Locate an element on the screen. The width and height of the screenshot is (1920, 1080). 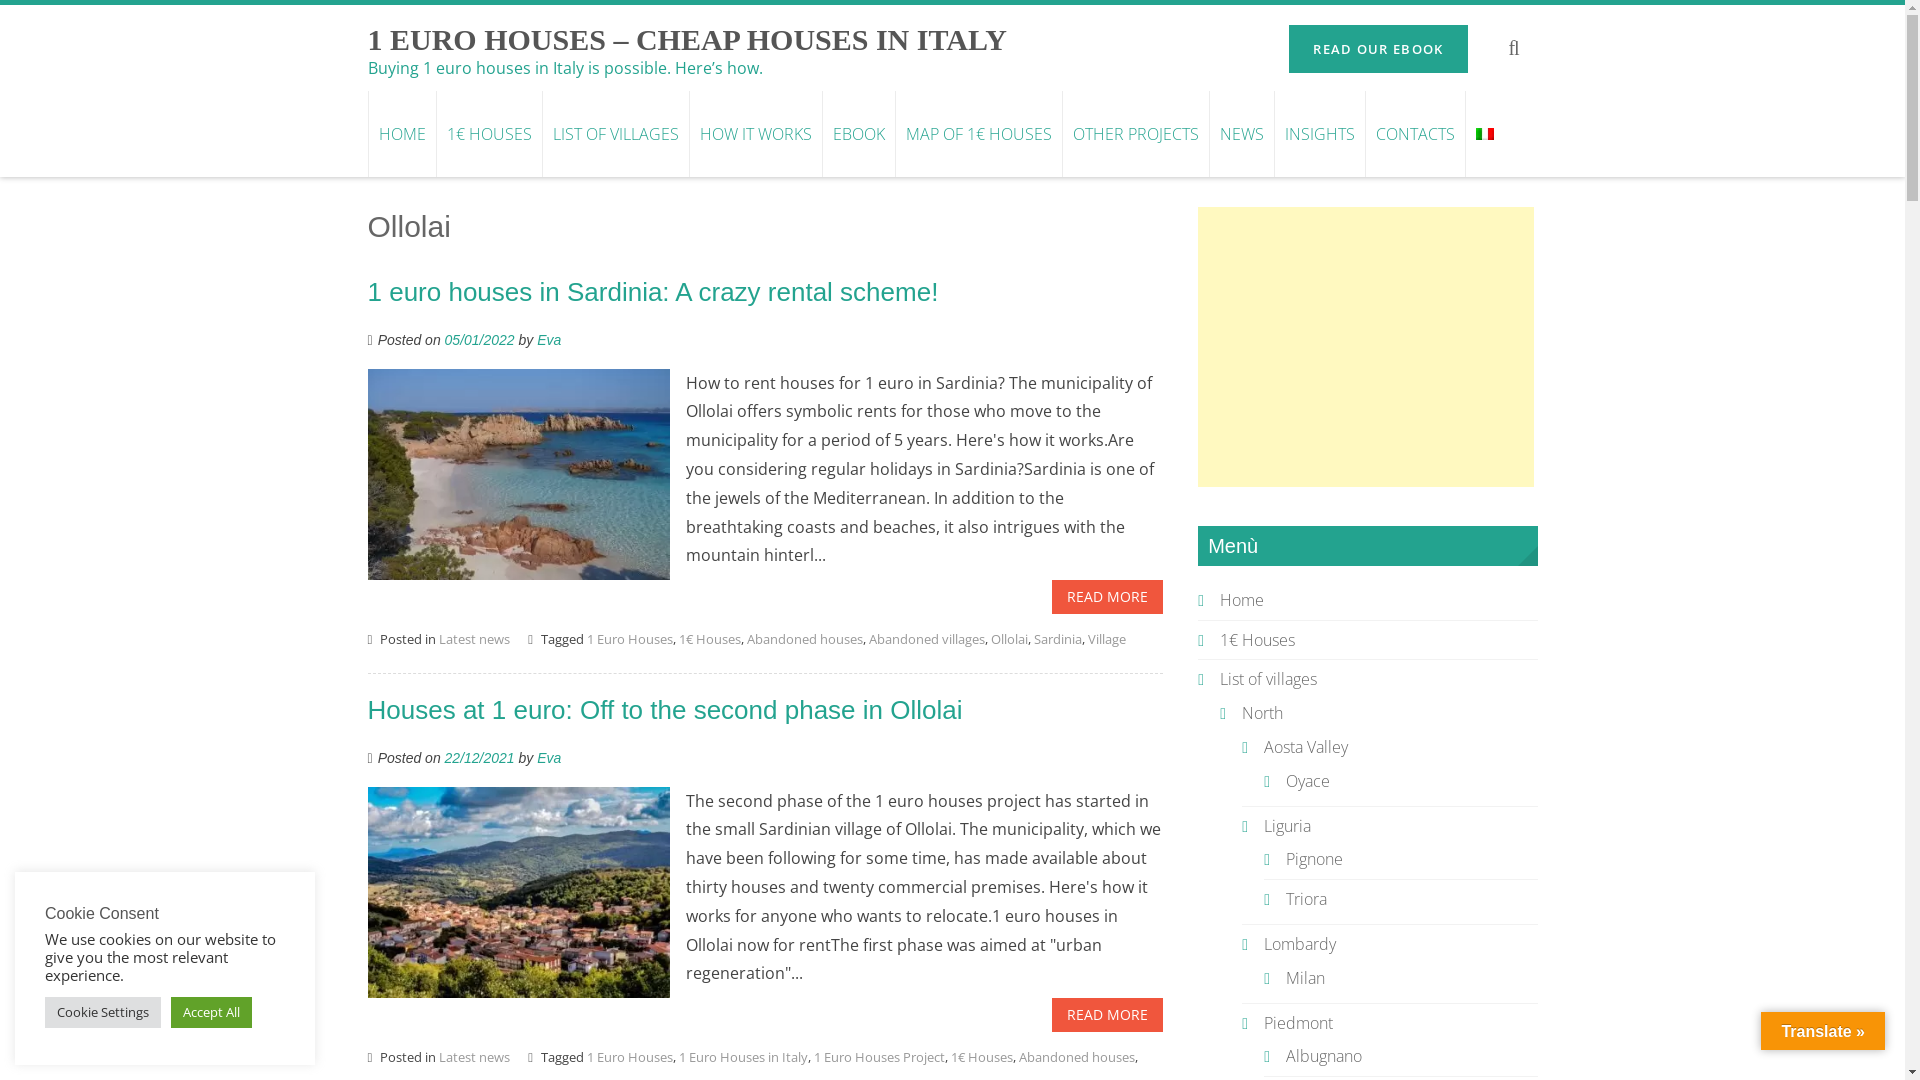
'Home' is located at coordinates (1241, 599).